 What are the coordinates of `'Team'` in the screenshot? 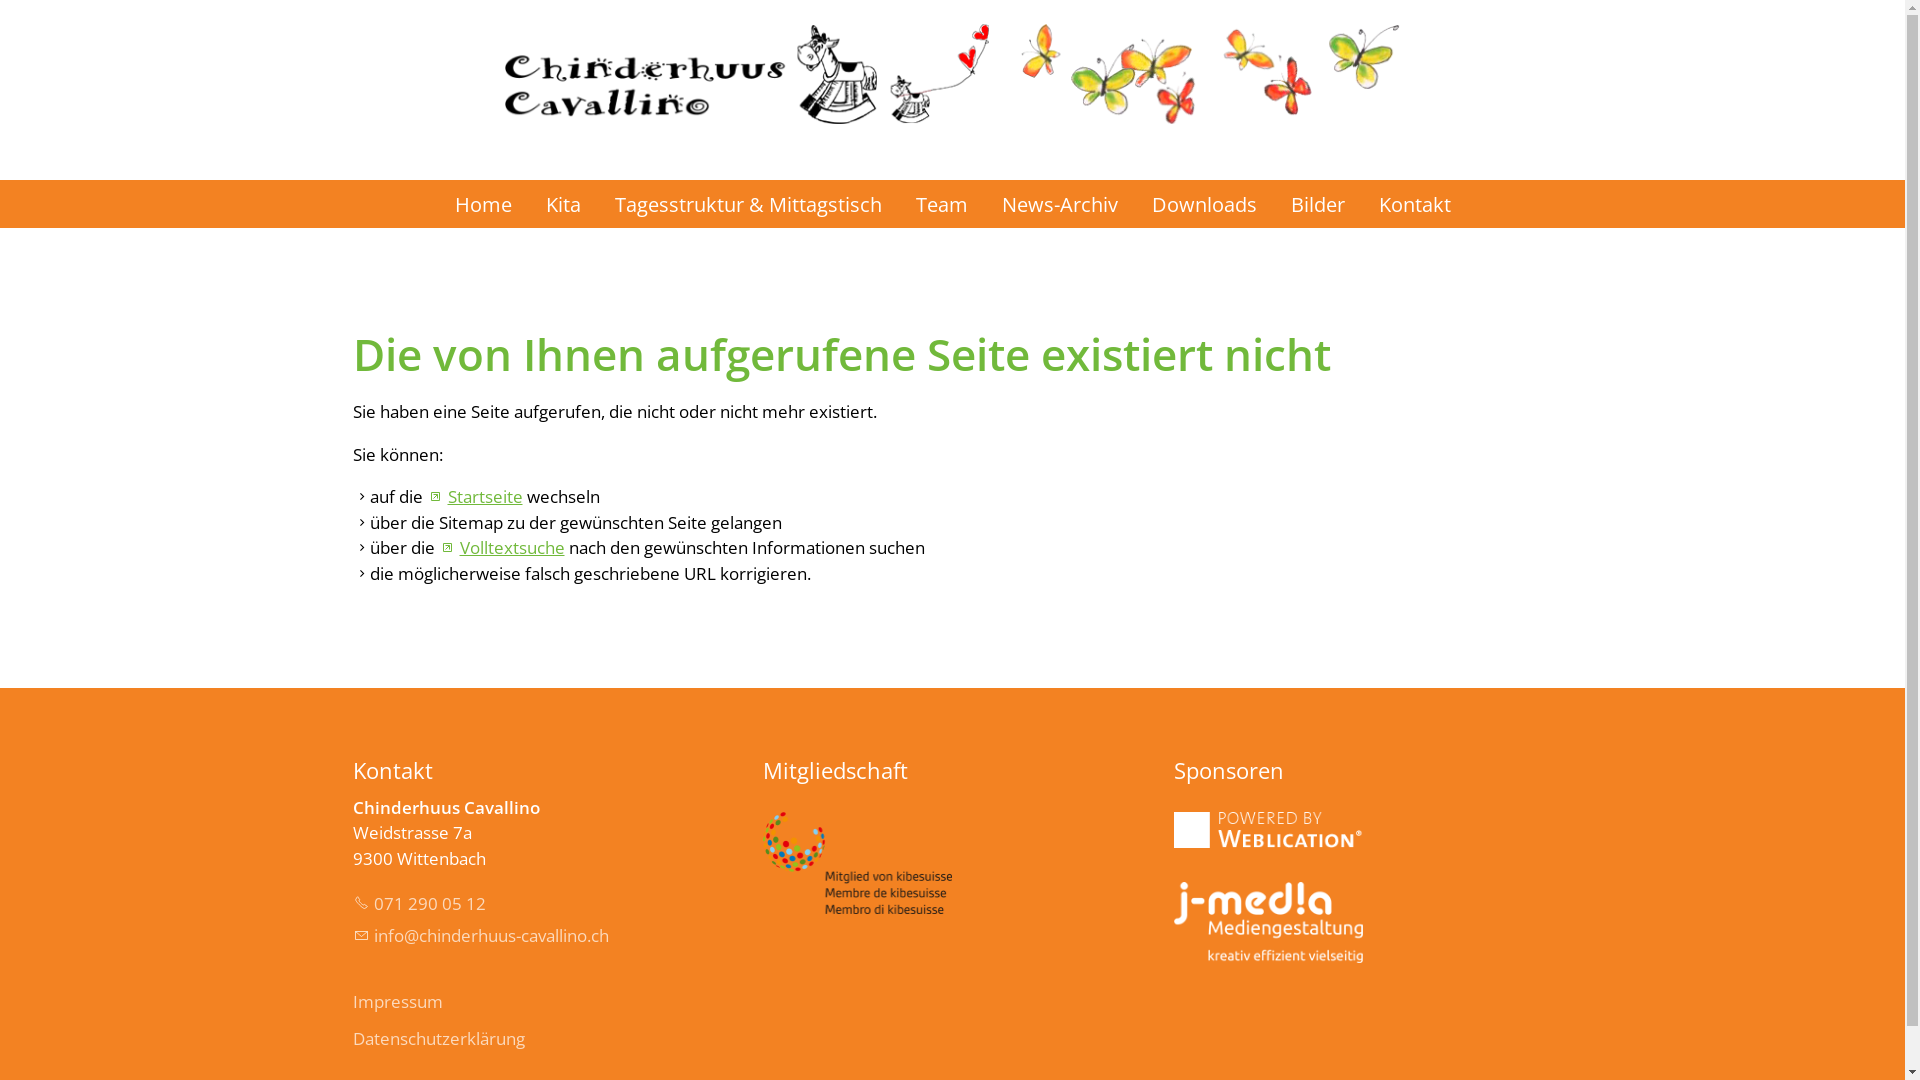 It's located at (939, 204).